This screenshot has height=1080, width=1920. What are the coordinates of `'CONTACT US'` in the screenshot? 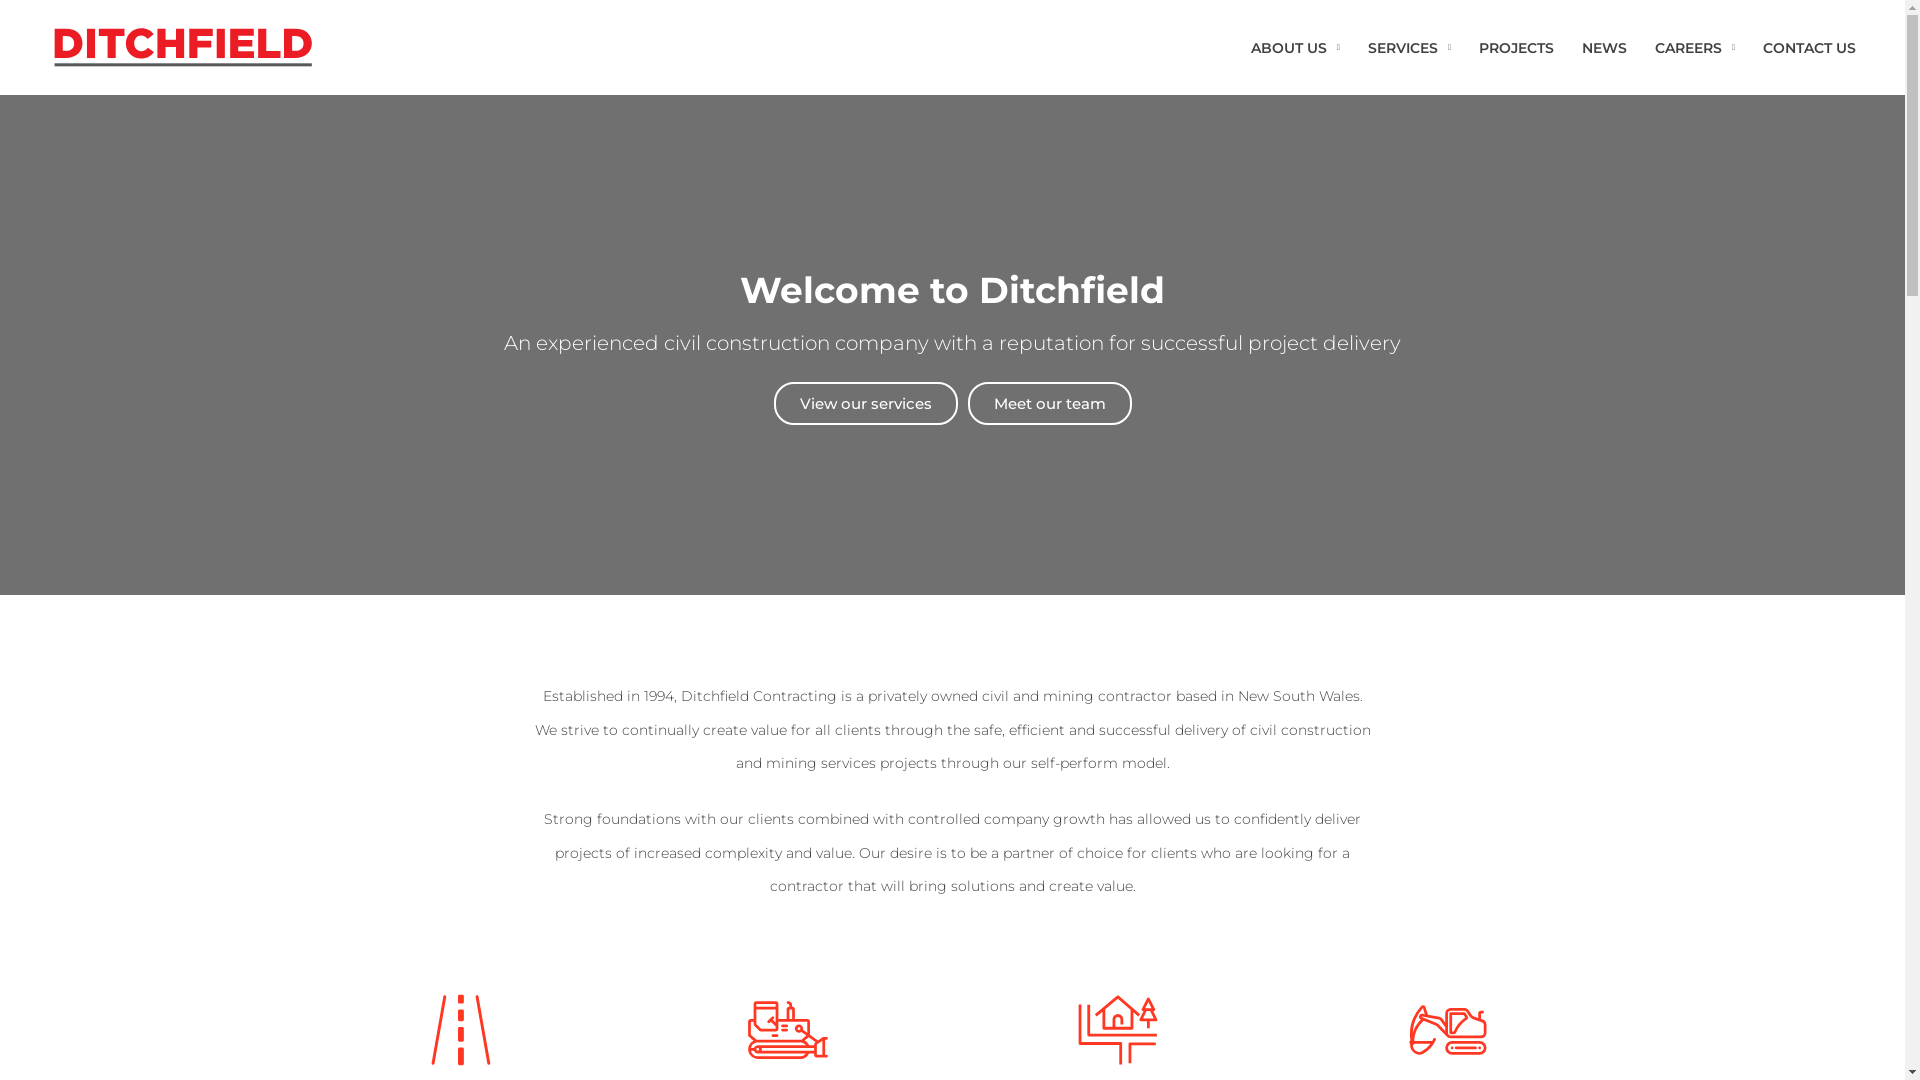 It's located at (1809, 46).